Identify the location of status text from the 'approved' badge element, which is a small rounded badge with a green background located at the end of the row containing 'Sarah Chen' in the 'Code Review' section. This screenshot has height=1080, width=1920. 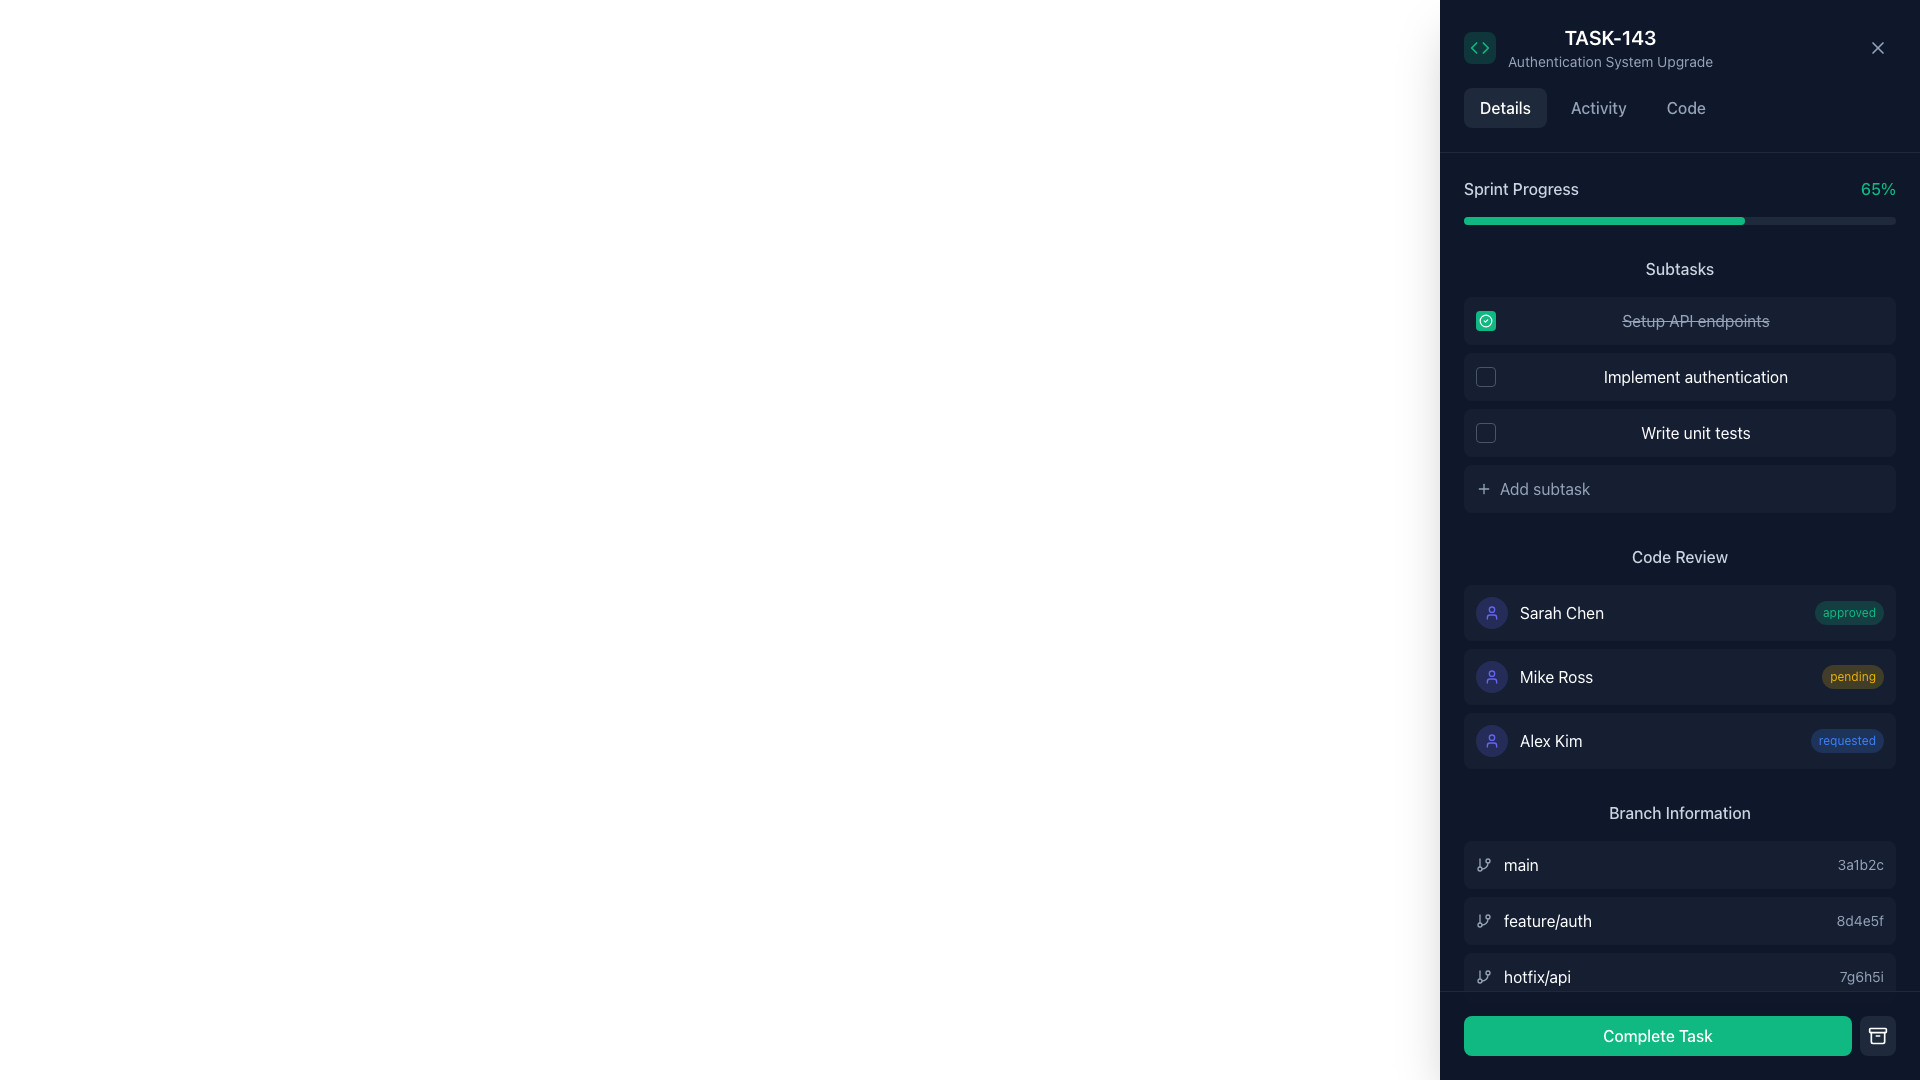
(1848, 612).